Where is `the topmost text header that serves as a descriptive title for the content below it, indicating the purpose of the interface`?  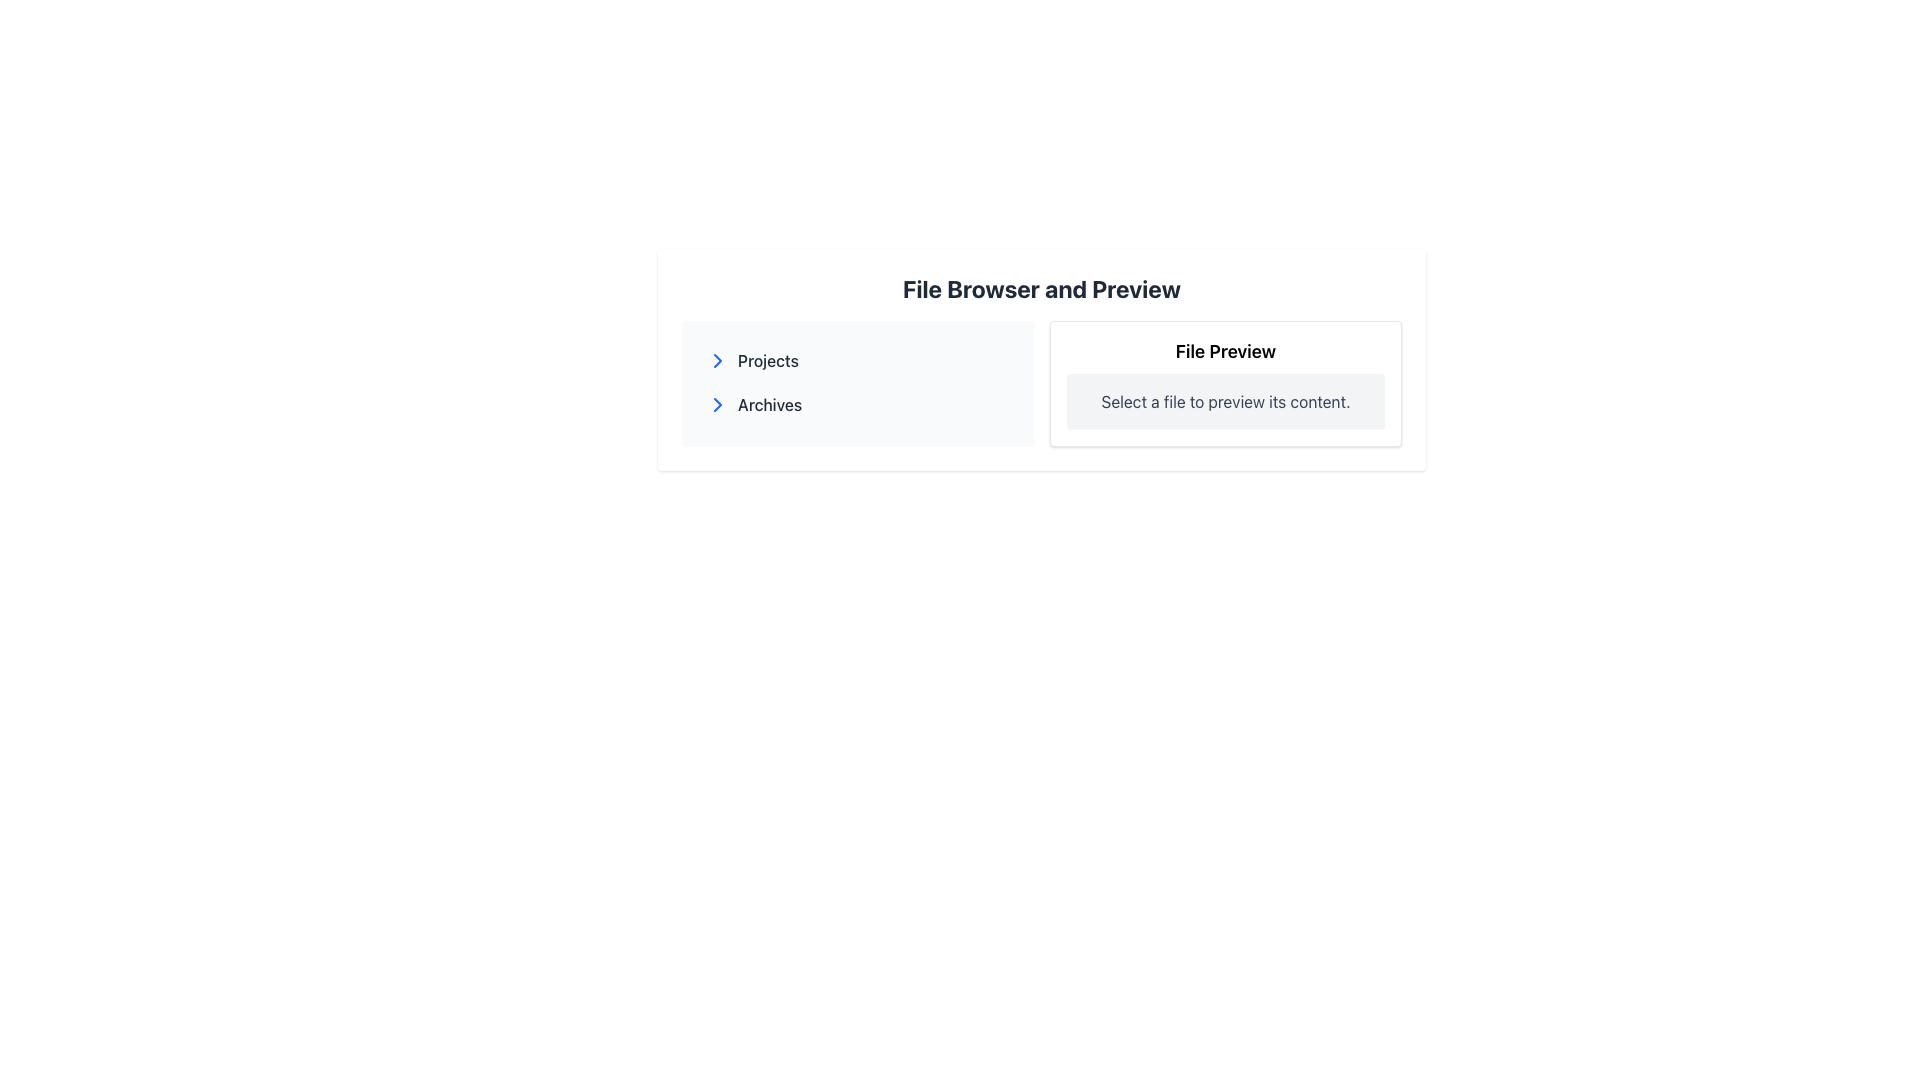 the topmost text header that serves as a descriptive title for the content below it, indicating the purpose of the interface is located at coordinates (1040, 289).